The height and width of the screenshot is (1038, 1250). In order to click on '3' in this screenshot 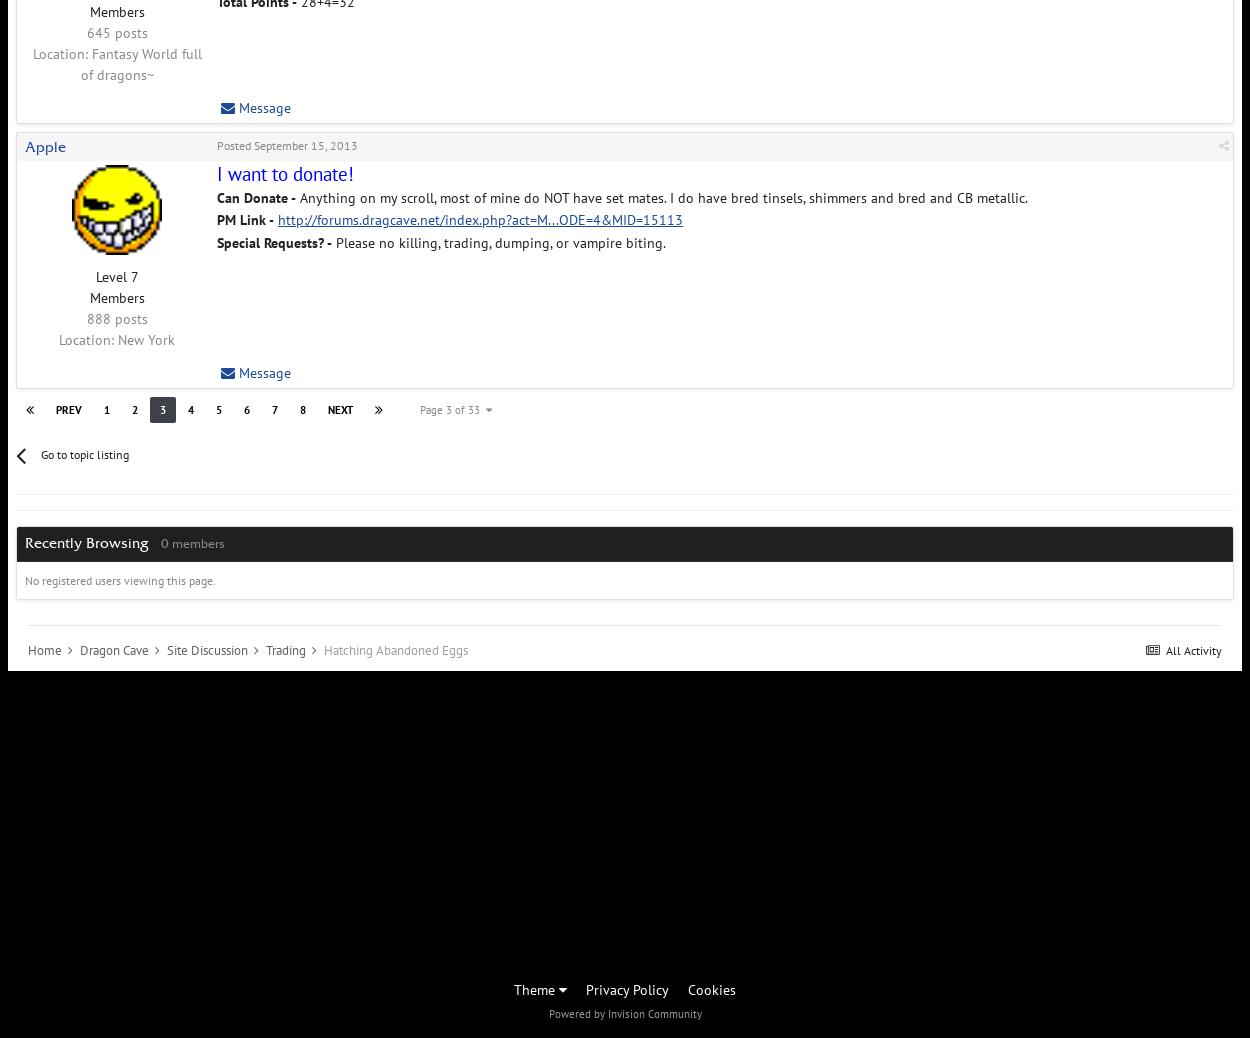, I will do `click(162, 408)`.